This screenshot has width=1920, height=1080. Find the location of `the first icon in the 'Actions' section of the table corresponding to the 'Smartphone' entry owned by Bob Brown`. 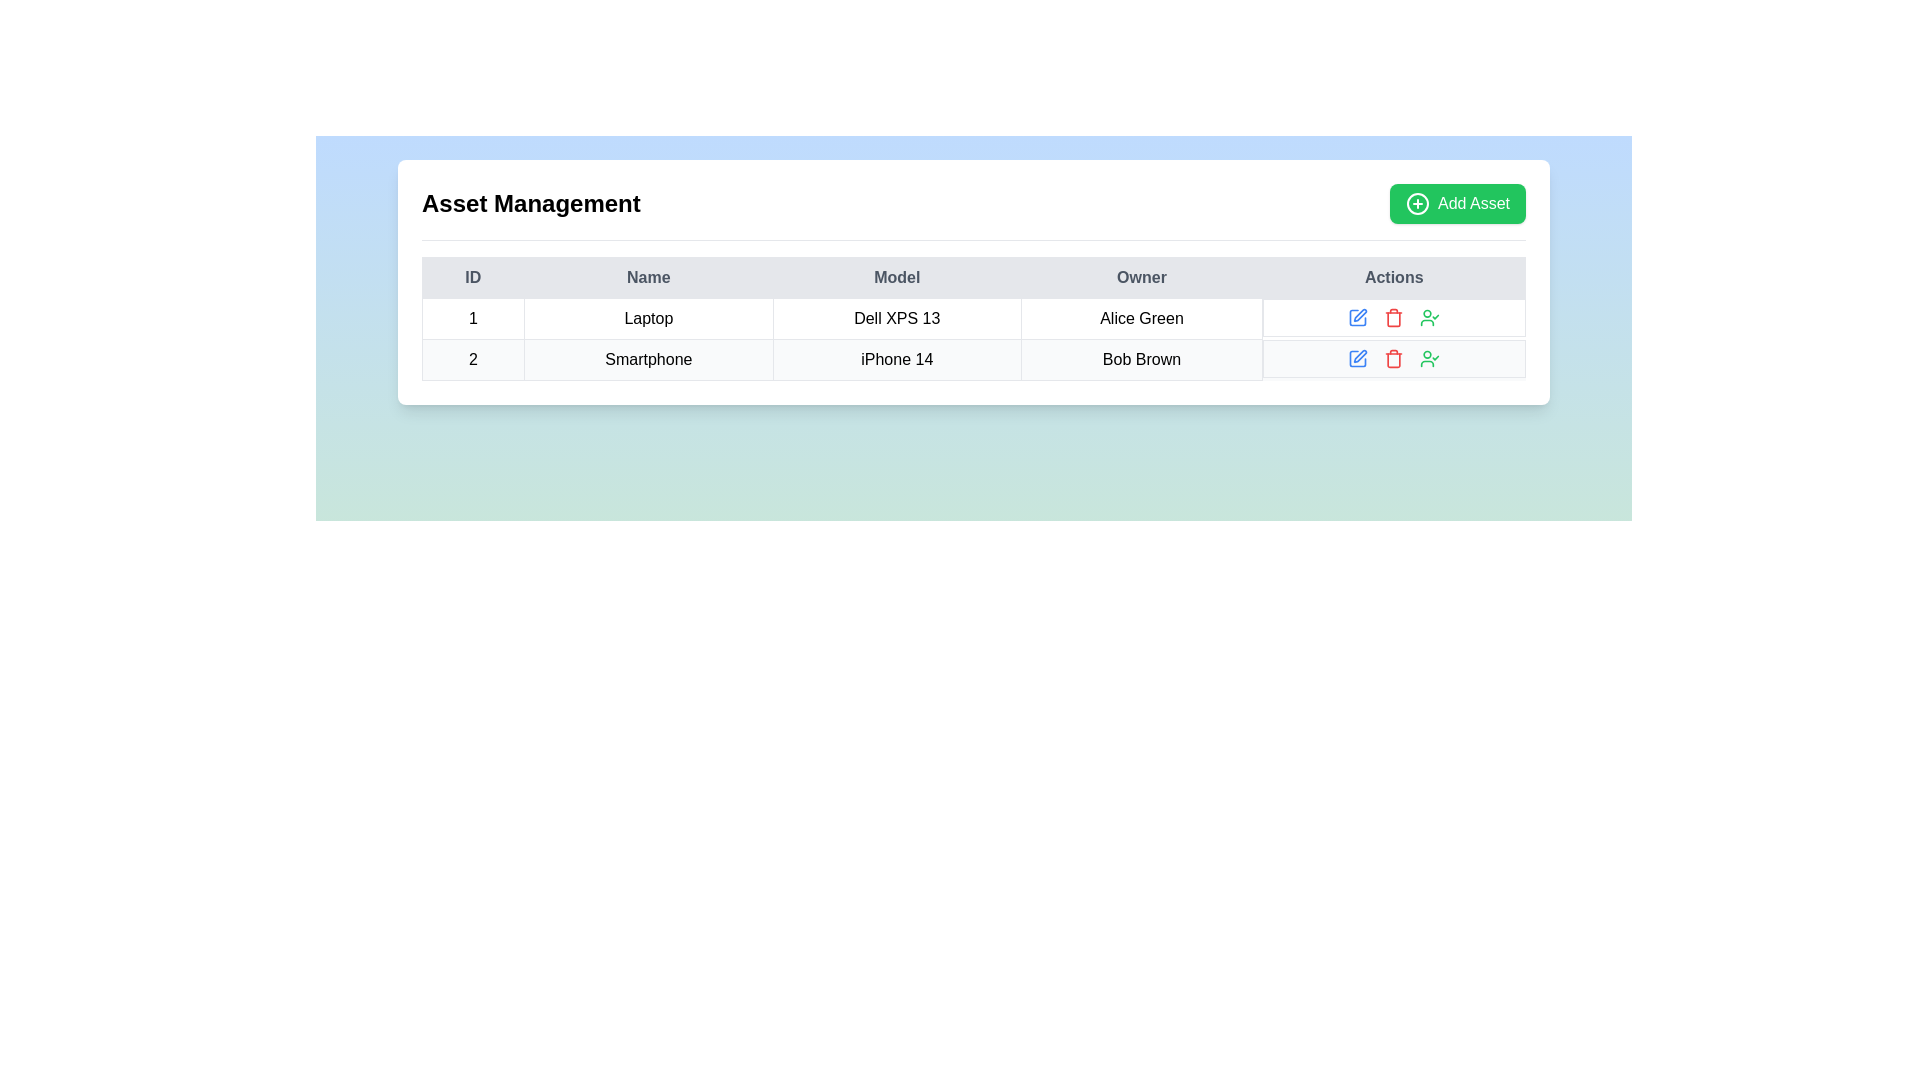

the first icon in the 'Actions' section of the table corresponding to the 'Smartphone' entry owned by Bob Brown is located at coordinates (1360, 354).